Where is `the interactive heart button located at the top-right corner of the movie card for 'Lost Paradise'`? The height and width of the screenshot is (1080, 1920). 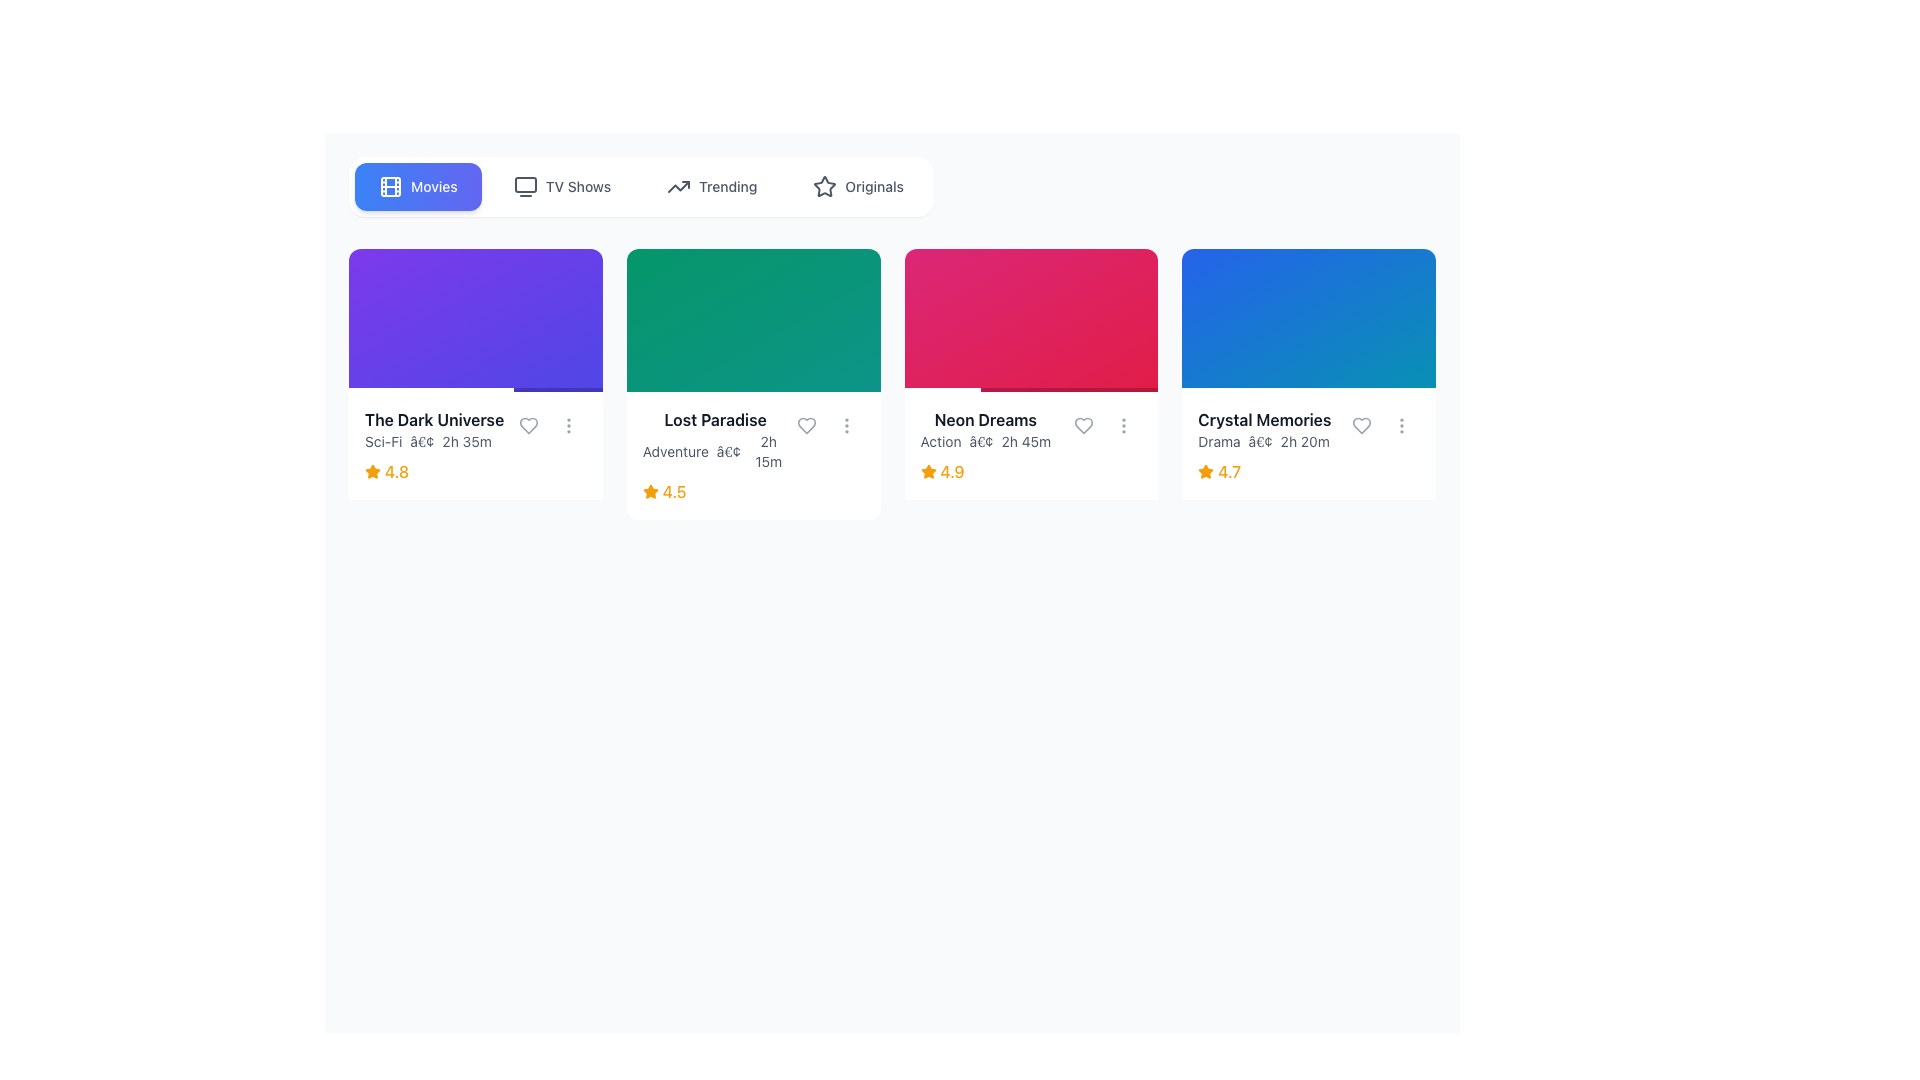 the interactive heart button located at the top-right corner of the movie card for 'Lost Paradise' is located at coordinates (806, 424).